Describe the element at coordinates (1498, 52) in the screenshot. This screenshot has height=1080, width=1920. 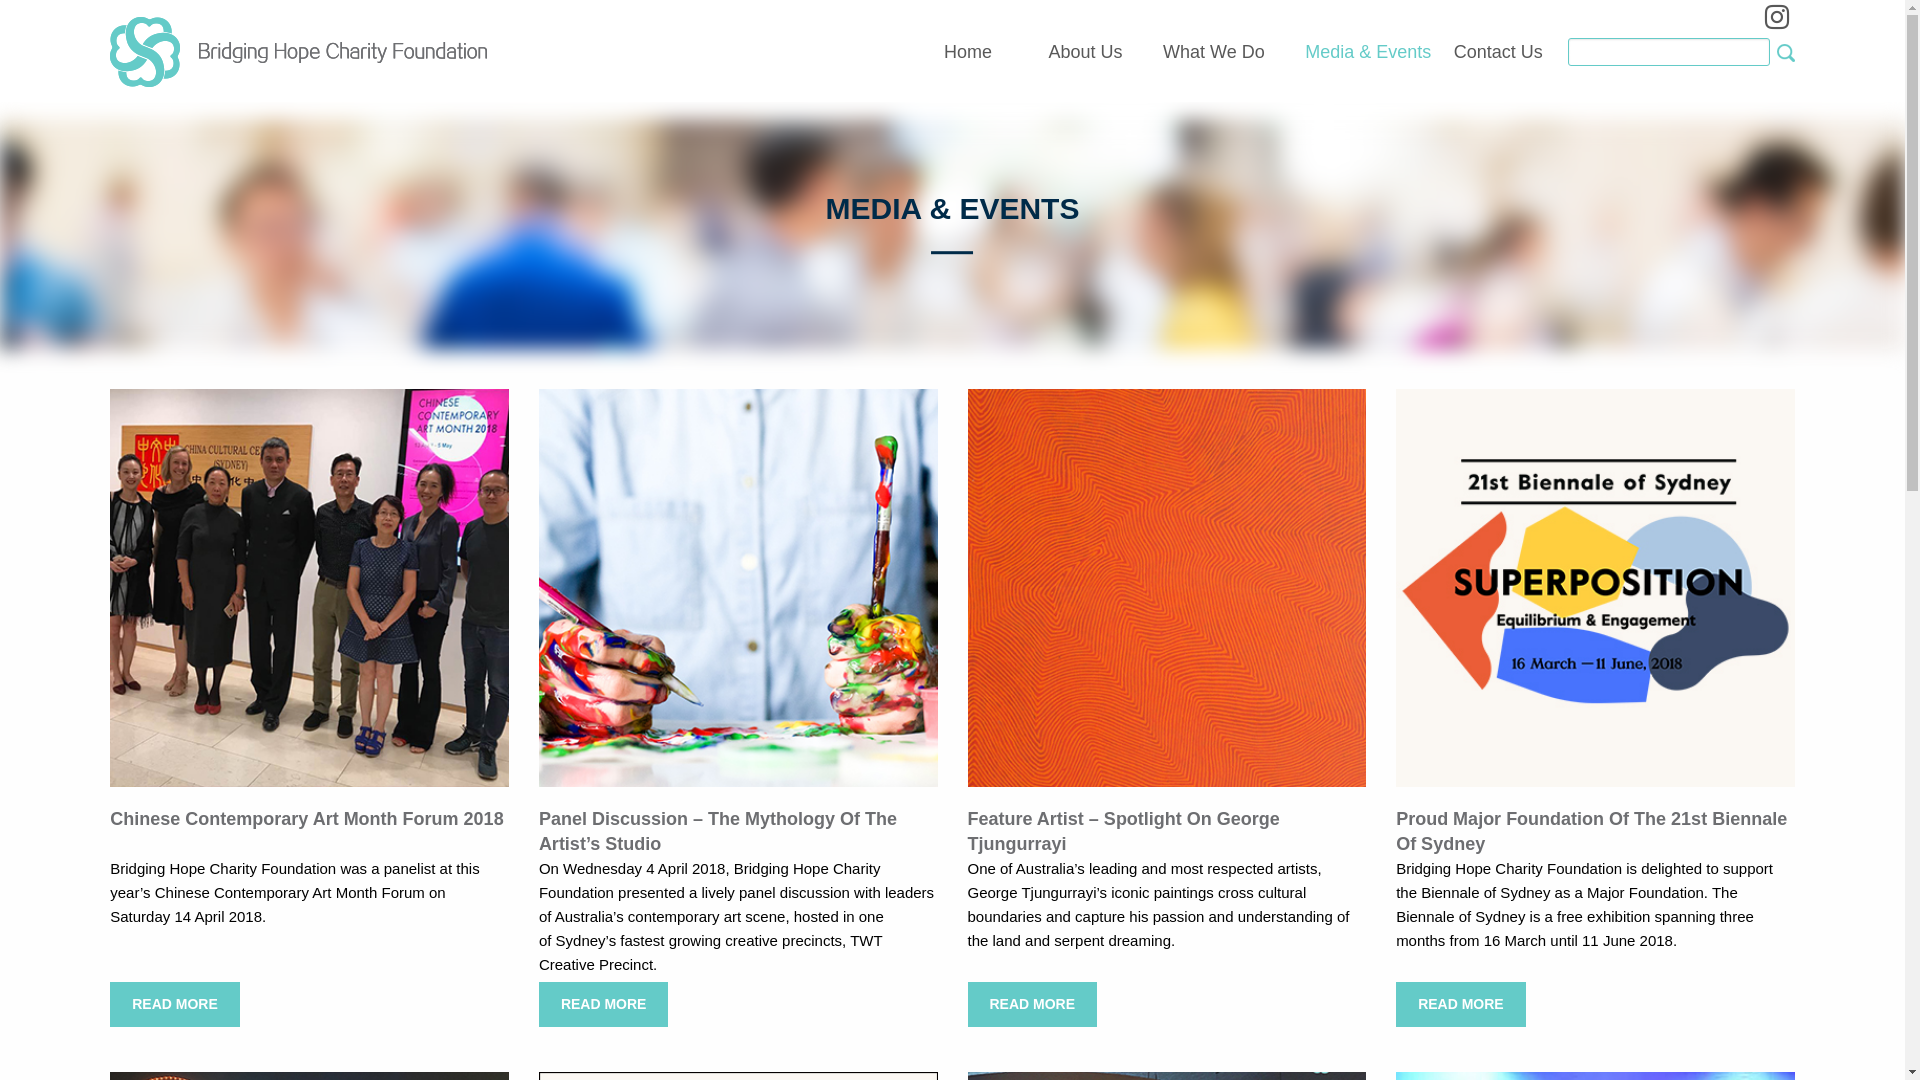
I see `'Contact Us'` at that location.